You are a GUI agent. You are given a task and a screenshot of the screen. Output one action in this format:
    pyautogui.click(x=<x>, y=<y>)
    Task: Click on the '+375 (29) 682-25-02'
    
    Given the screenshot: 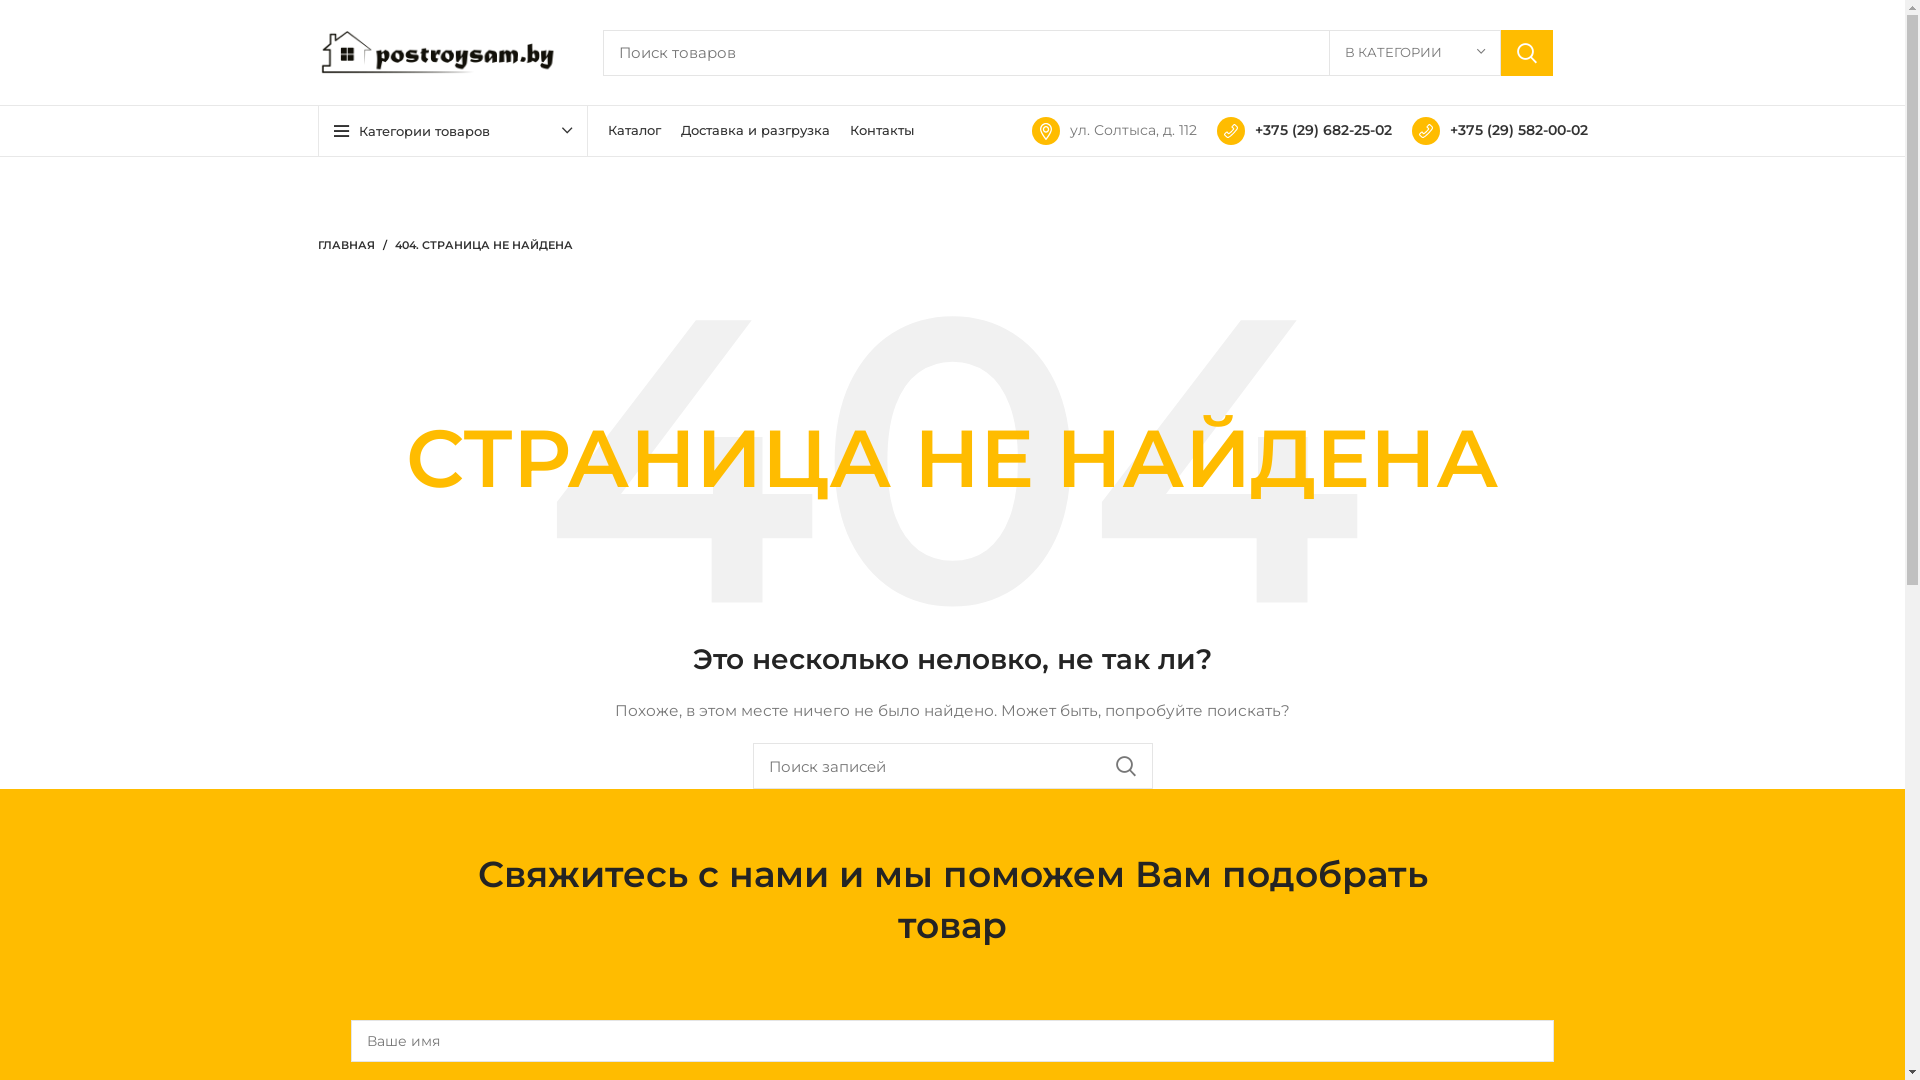 What is the action you would take?
    pyautogui.click(x=1303, y=130)
    